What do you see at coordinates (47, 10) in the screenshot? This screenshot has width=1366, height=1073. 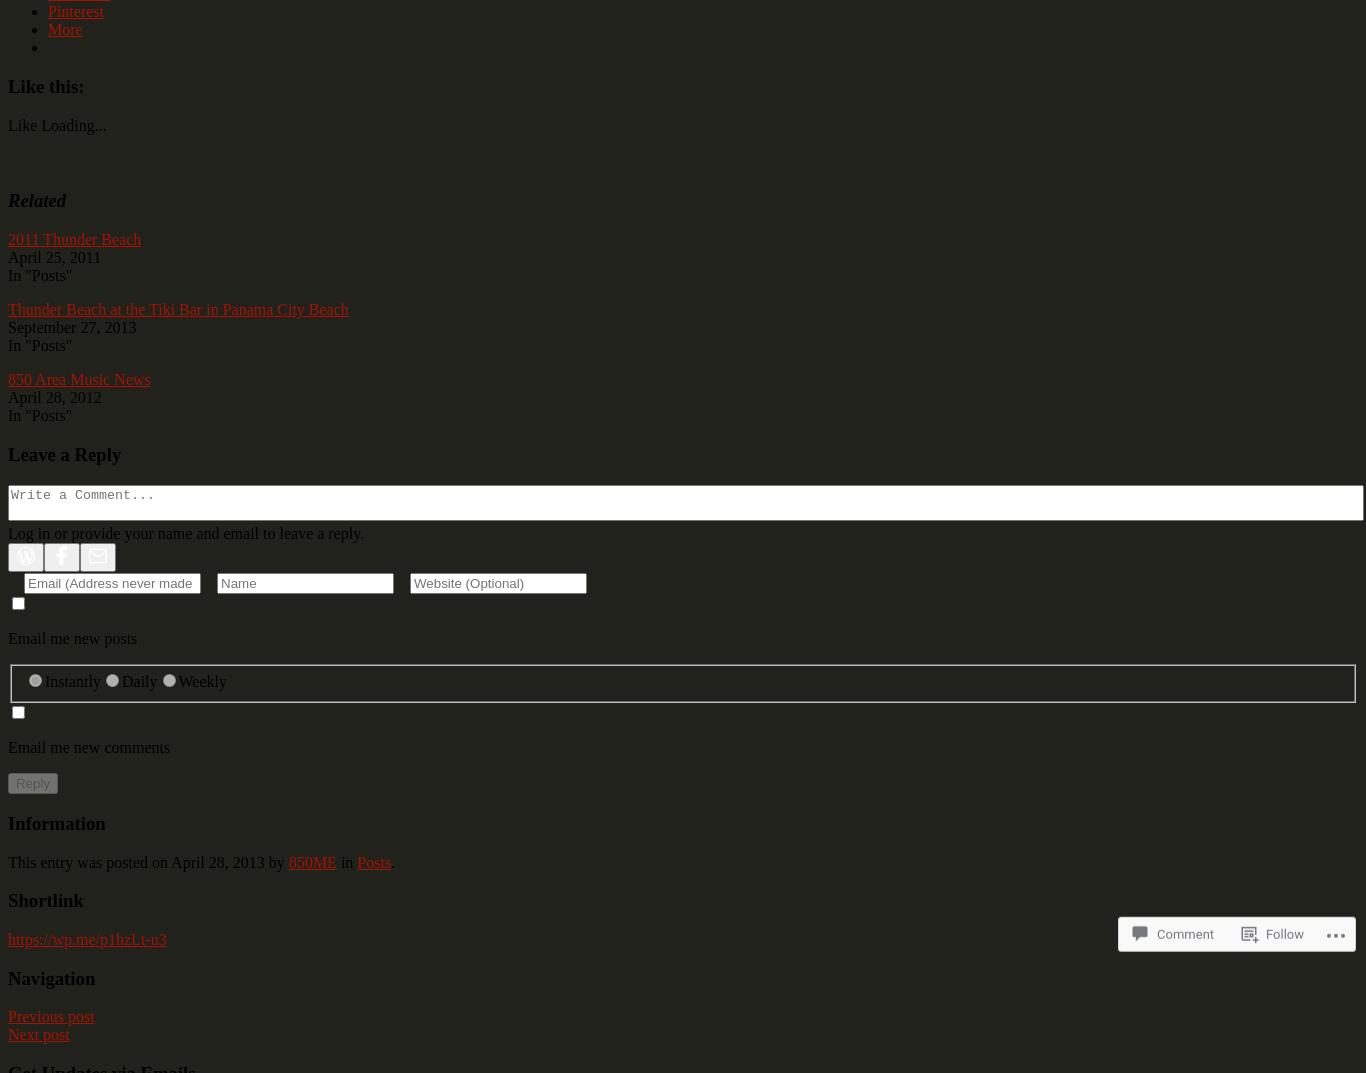 I see `'Pinterest'` at bounding box center [47, 10].